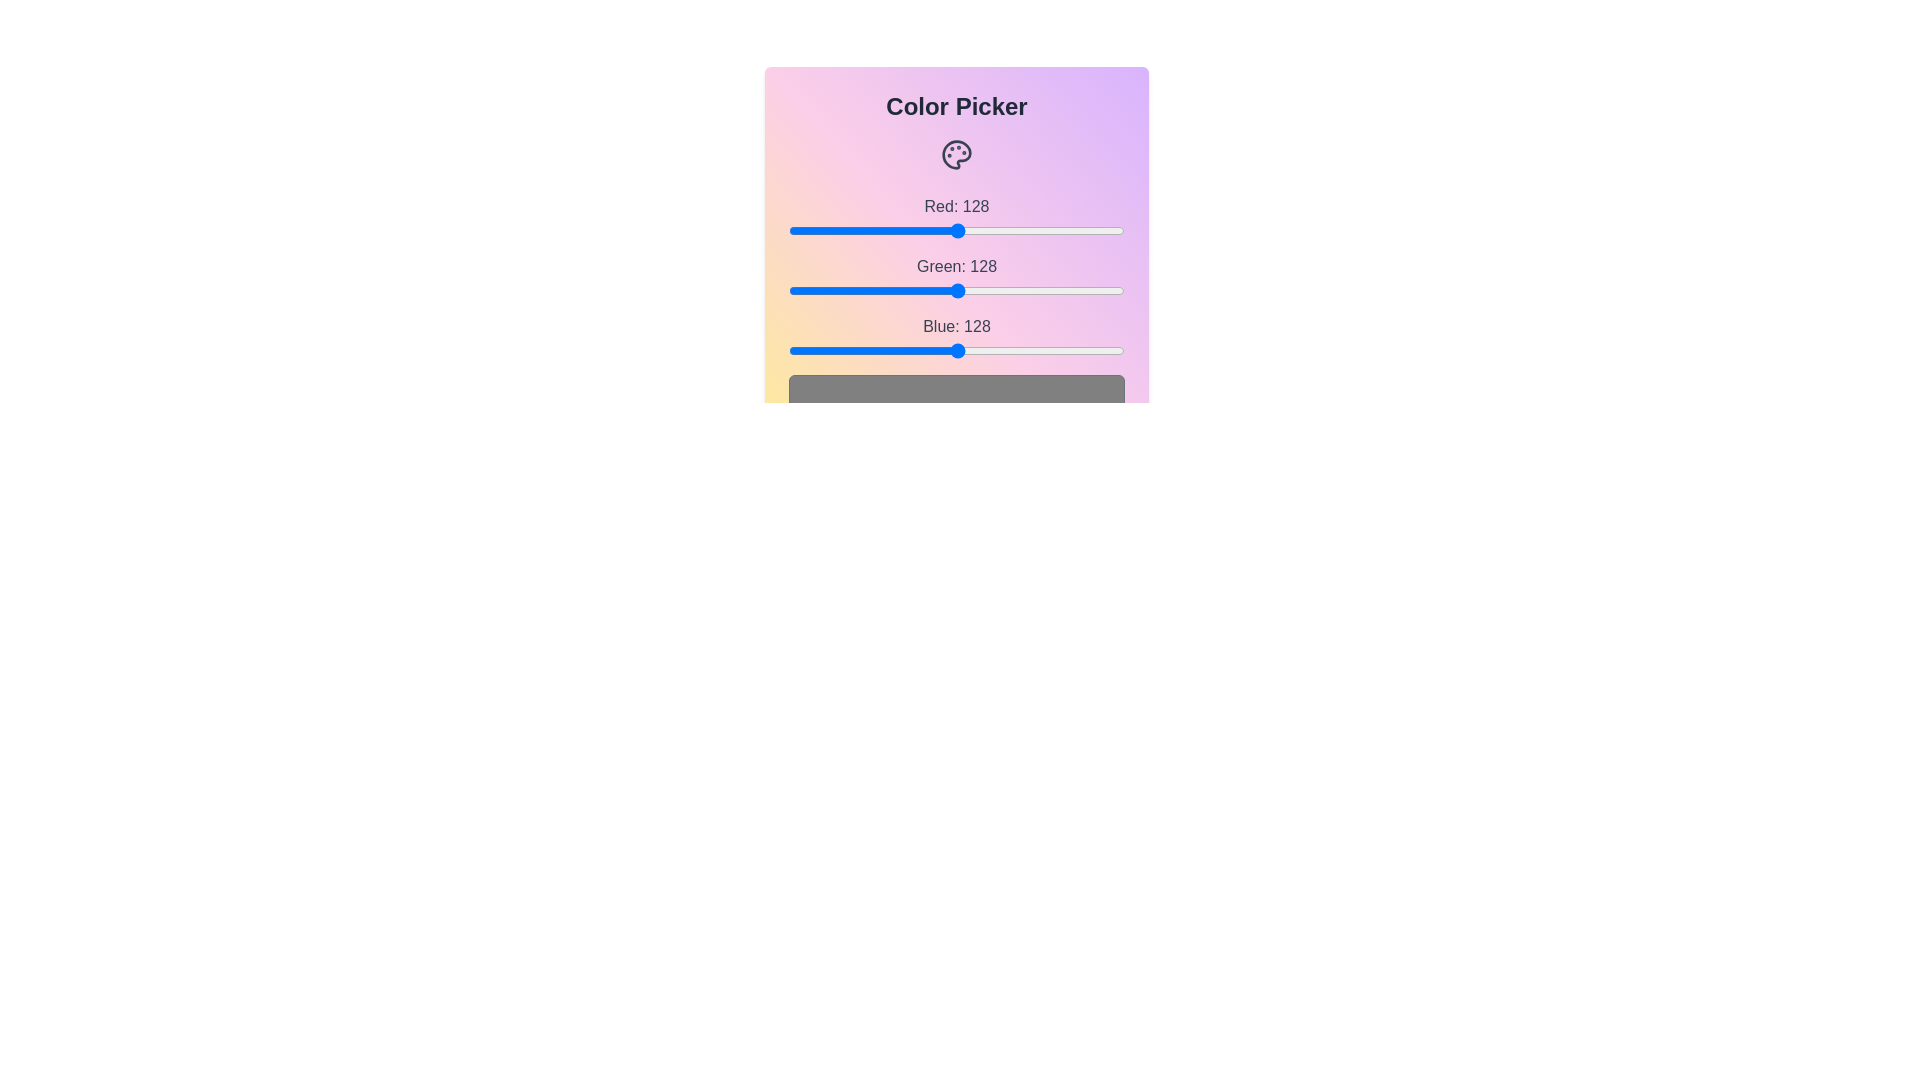 The height and width of the screenshot is (1080, 1920). What do you see at coordinates (827, 230) in the screenshot?
I see `the red slider to set the red channel to 29` at bounding box center [827, 230].